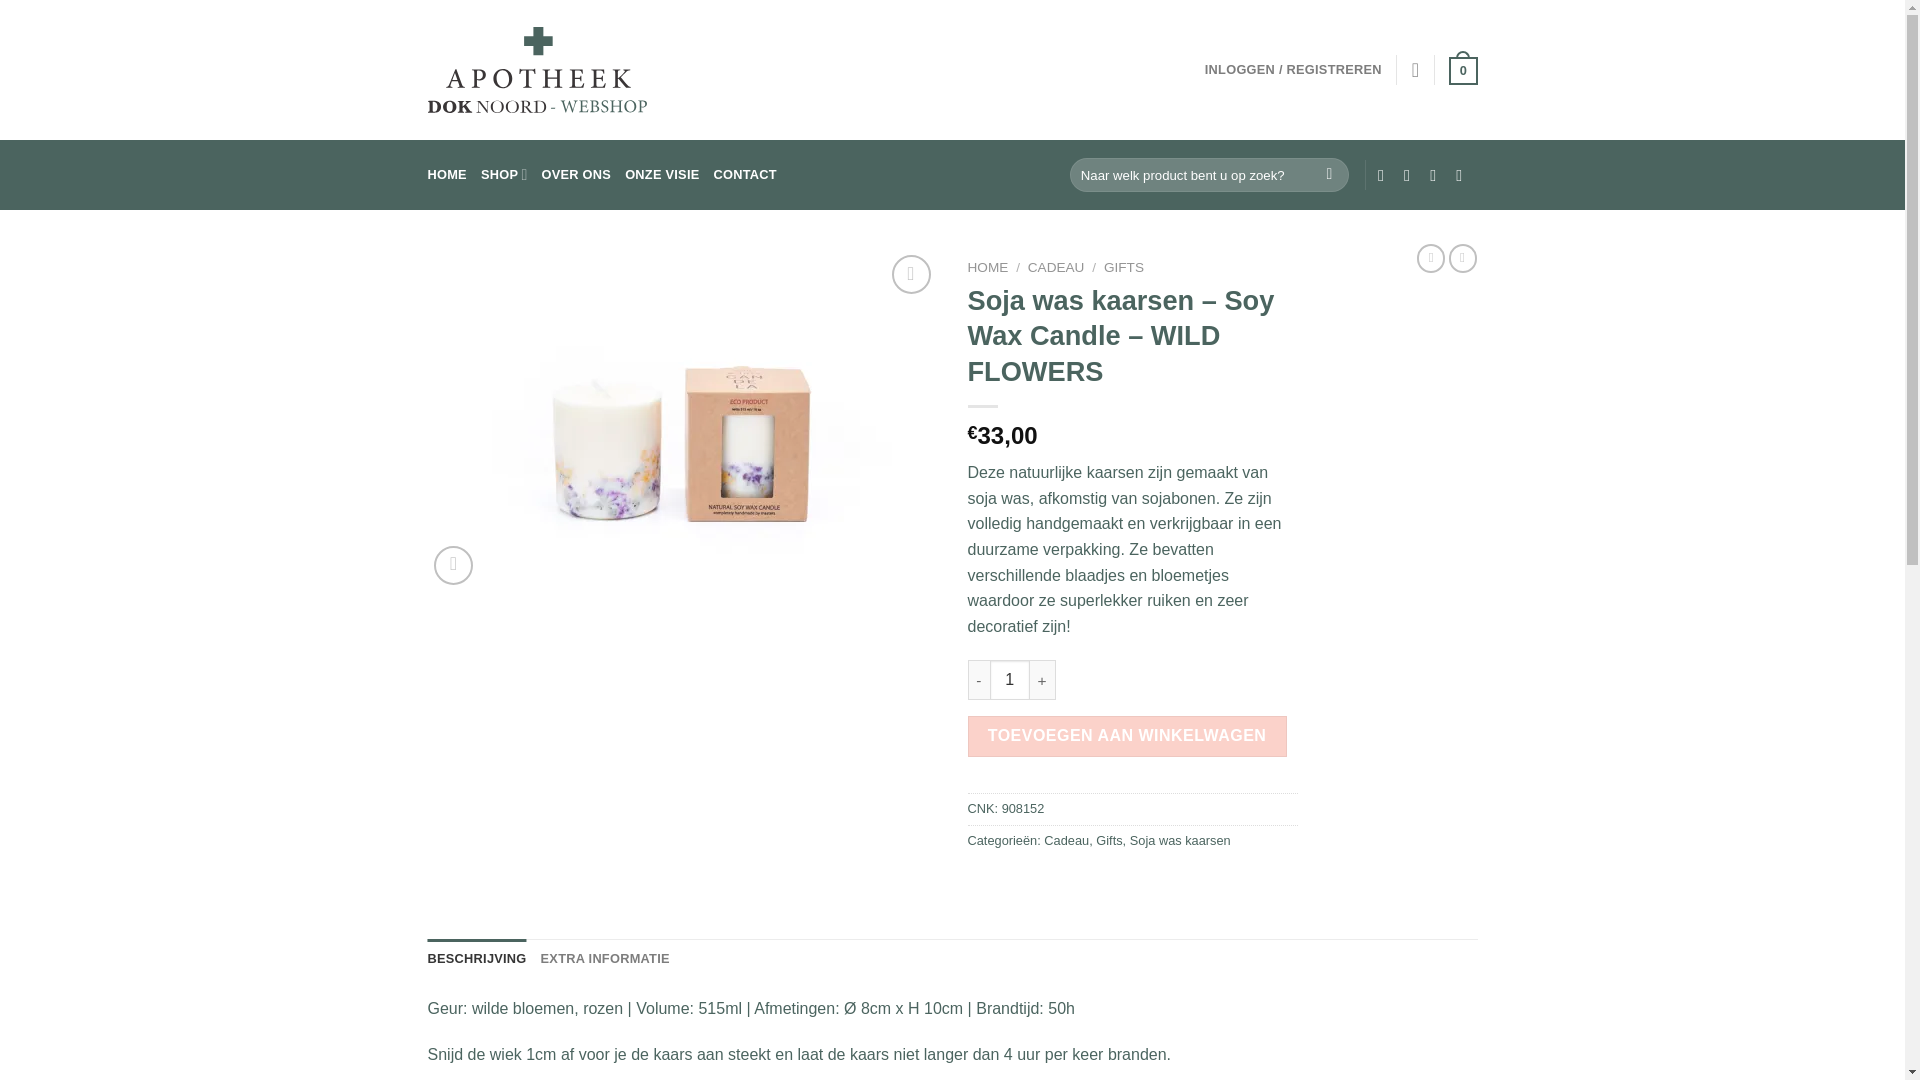 The height and width of the screenshot is (1080, 1920). Describe the element at coordinates (1123, 266) in the screenshot. I see `'GIFTS'` at that location.